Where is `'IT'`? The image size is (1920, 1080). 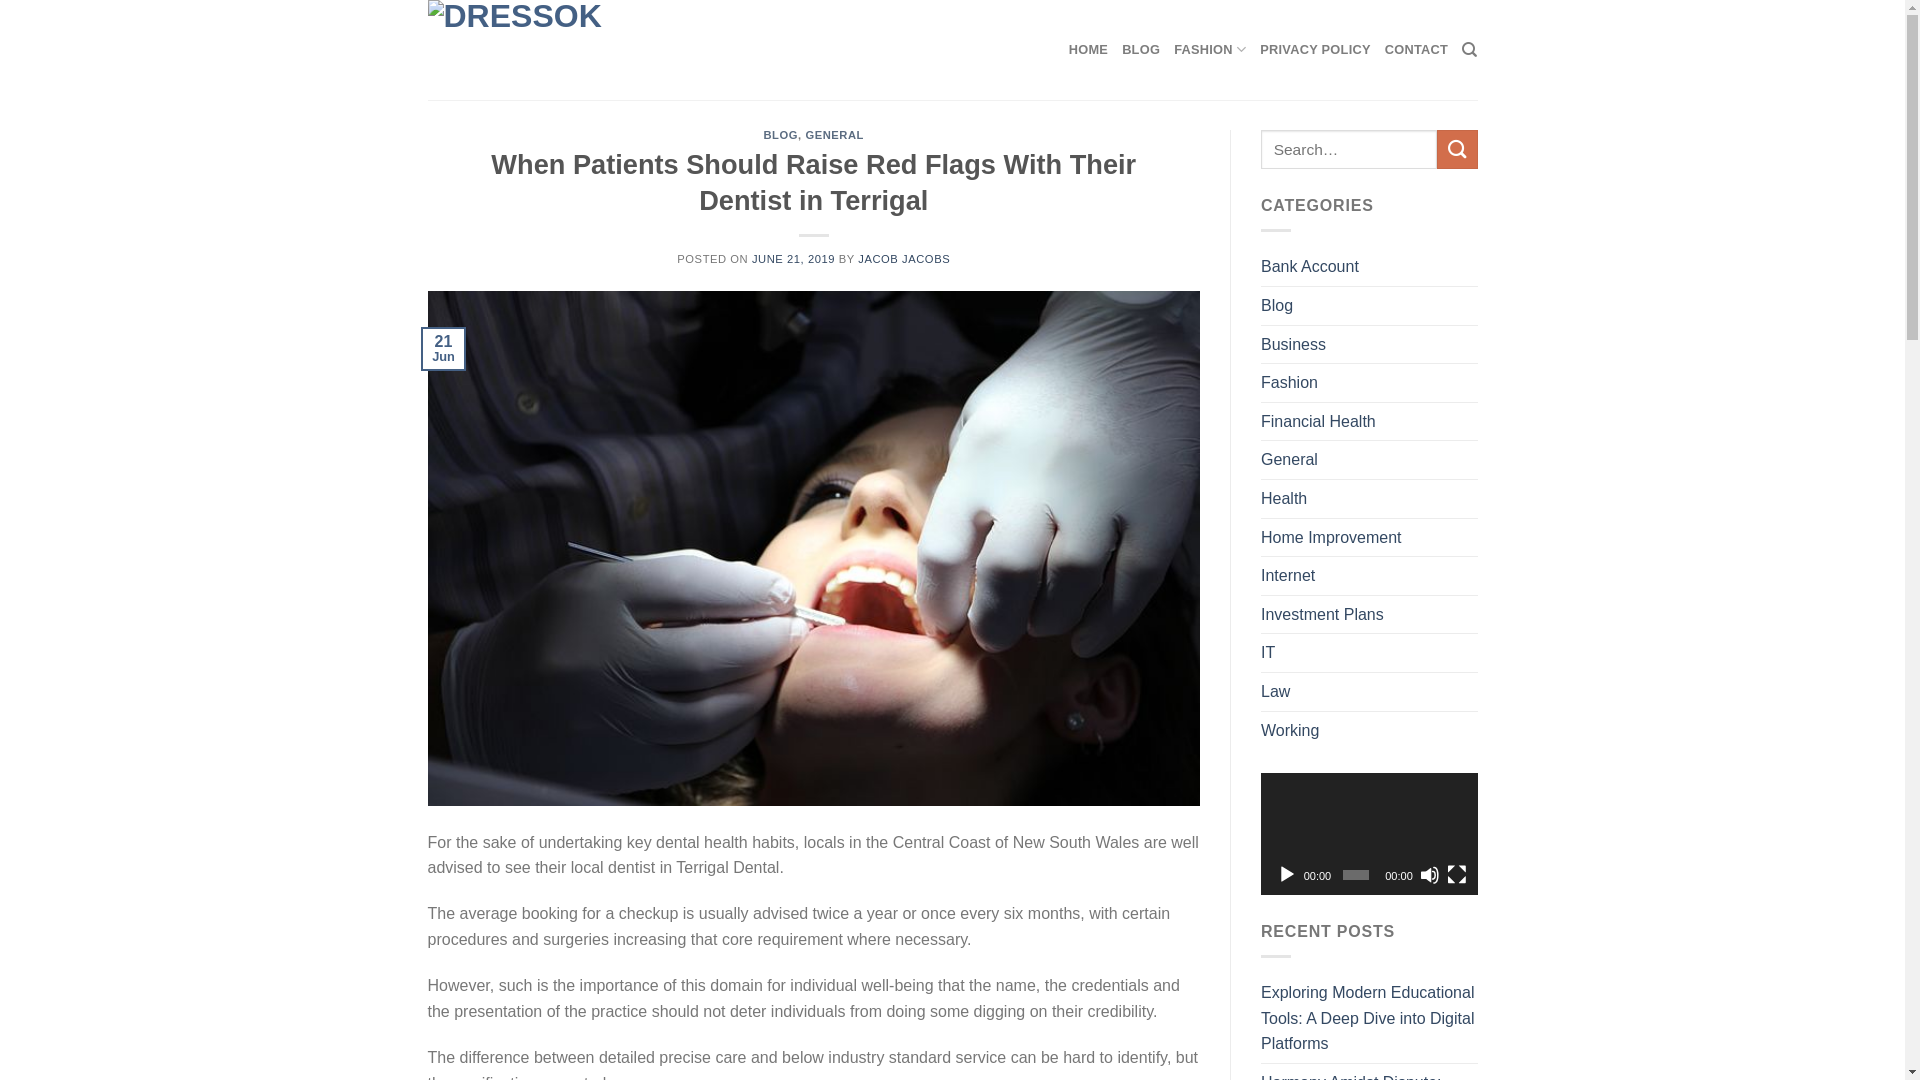
'IT' is located at coordinates (1266, 652).